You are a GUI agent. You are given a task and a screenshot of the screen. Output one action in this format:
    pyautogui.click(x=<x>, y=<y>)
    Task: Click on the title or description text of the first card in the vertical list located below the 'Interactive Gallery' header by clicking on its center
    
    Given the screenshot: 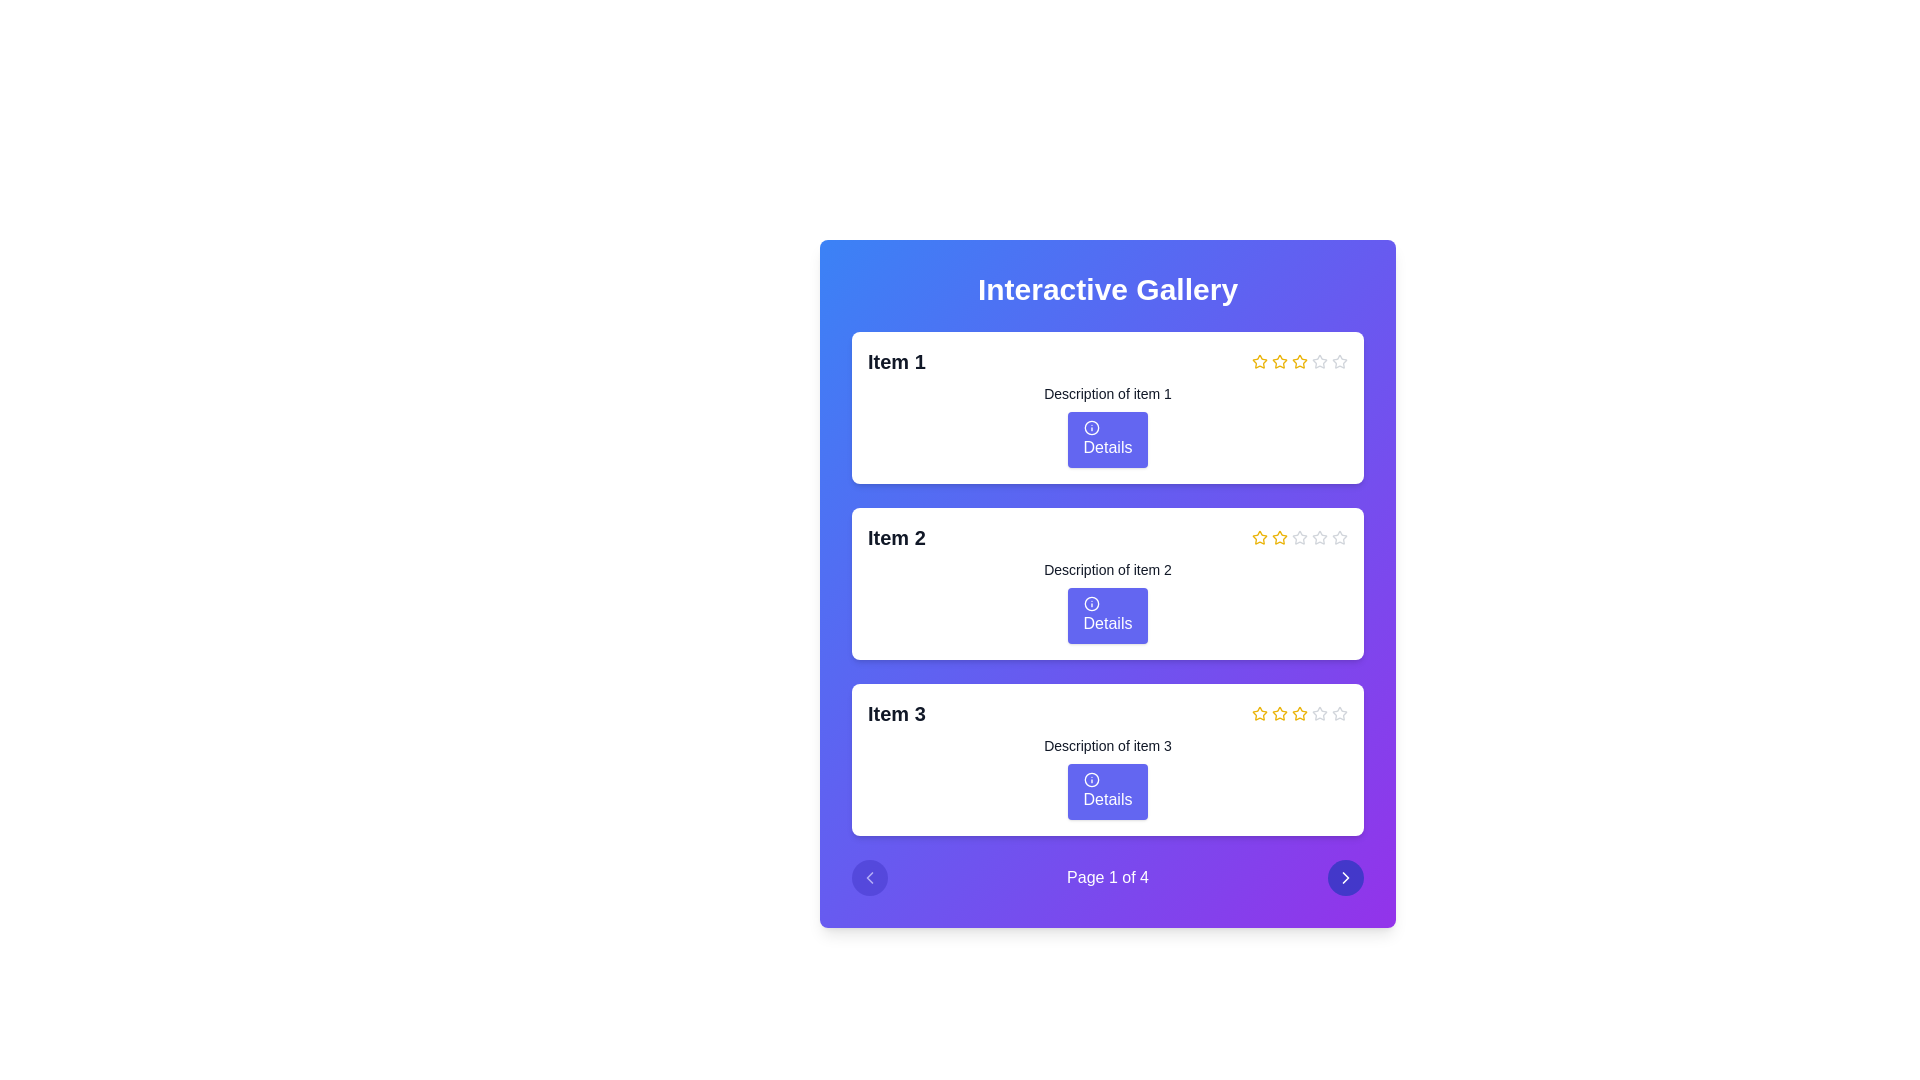 What is the action you would take?
    pyautogui.click(x=1107, y=407)
    